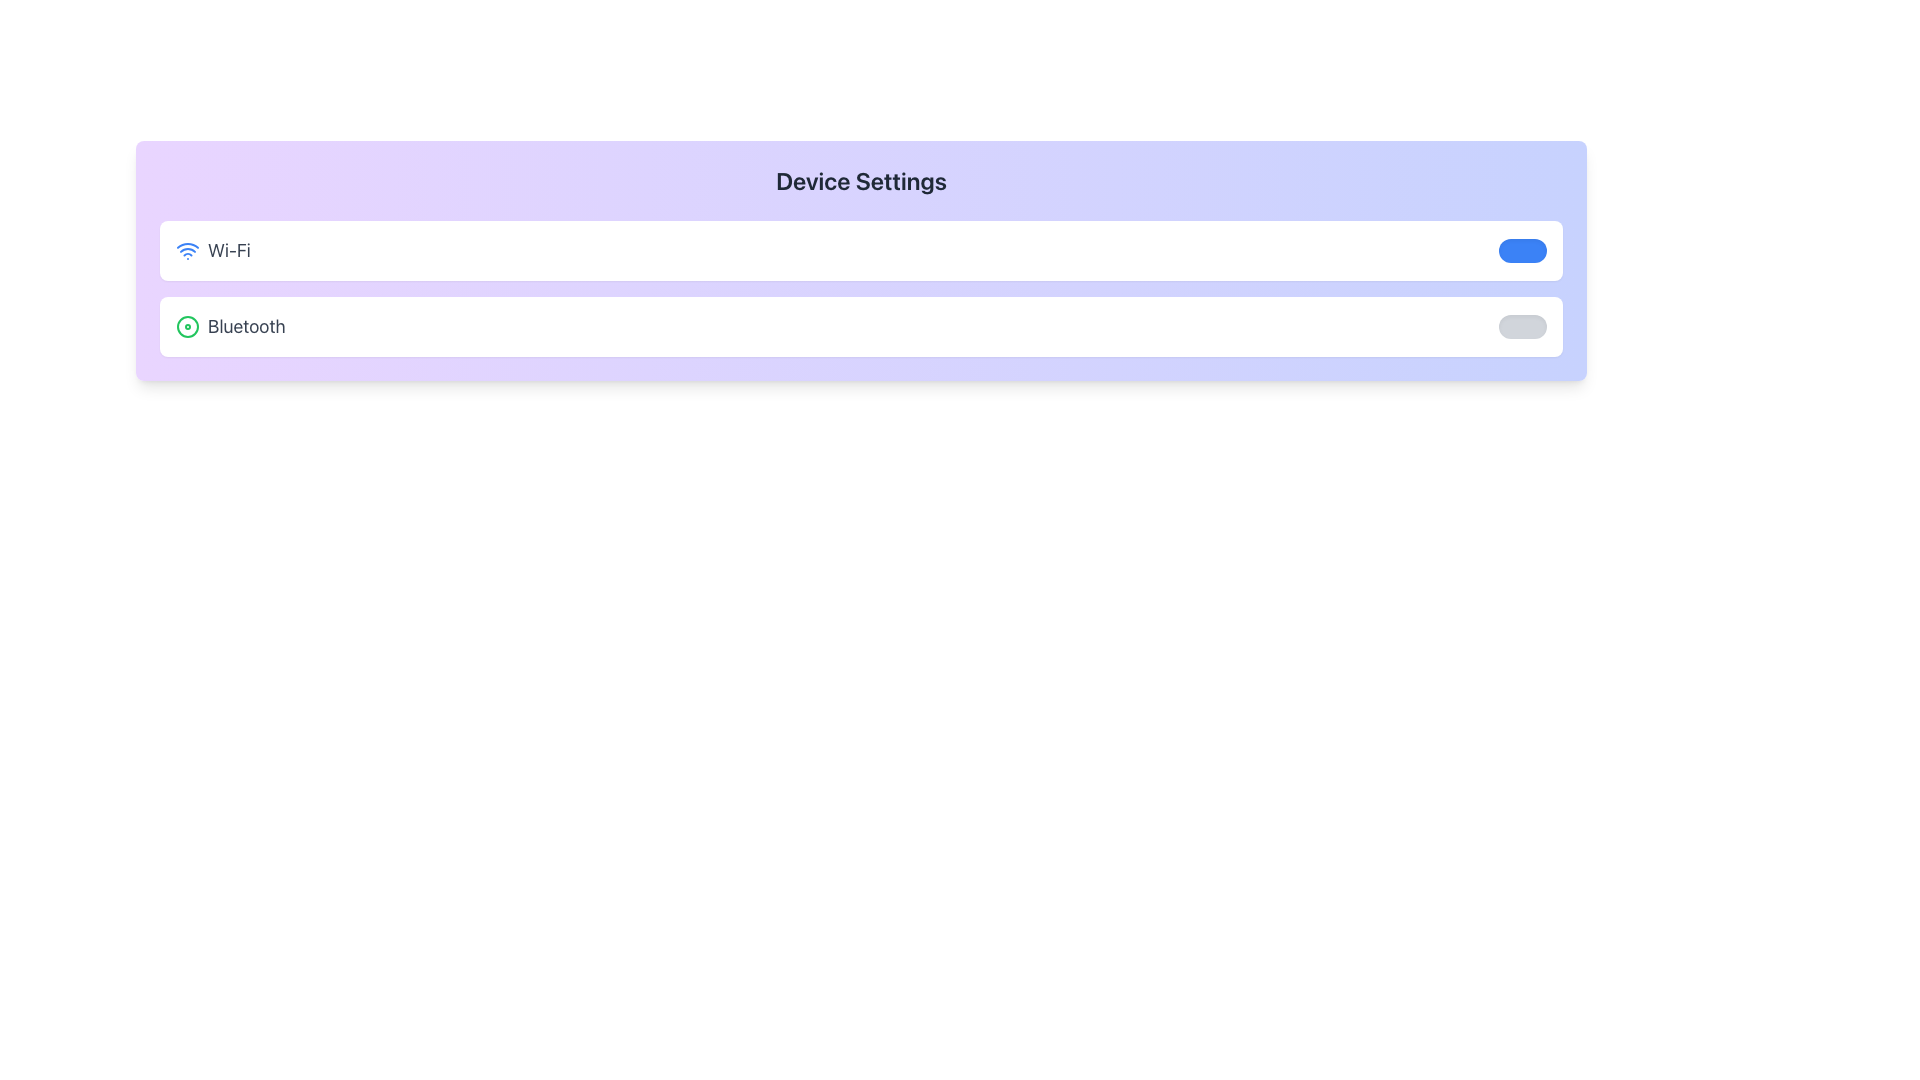  I want to click on the Wi-Fi settings label located in the upper section of the interface, positioned to the right of the wireless connectivity icon, so click(229, 249).